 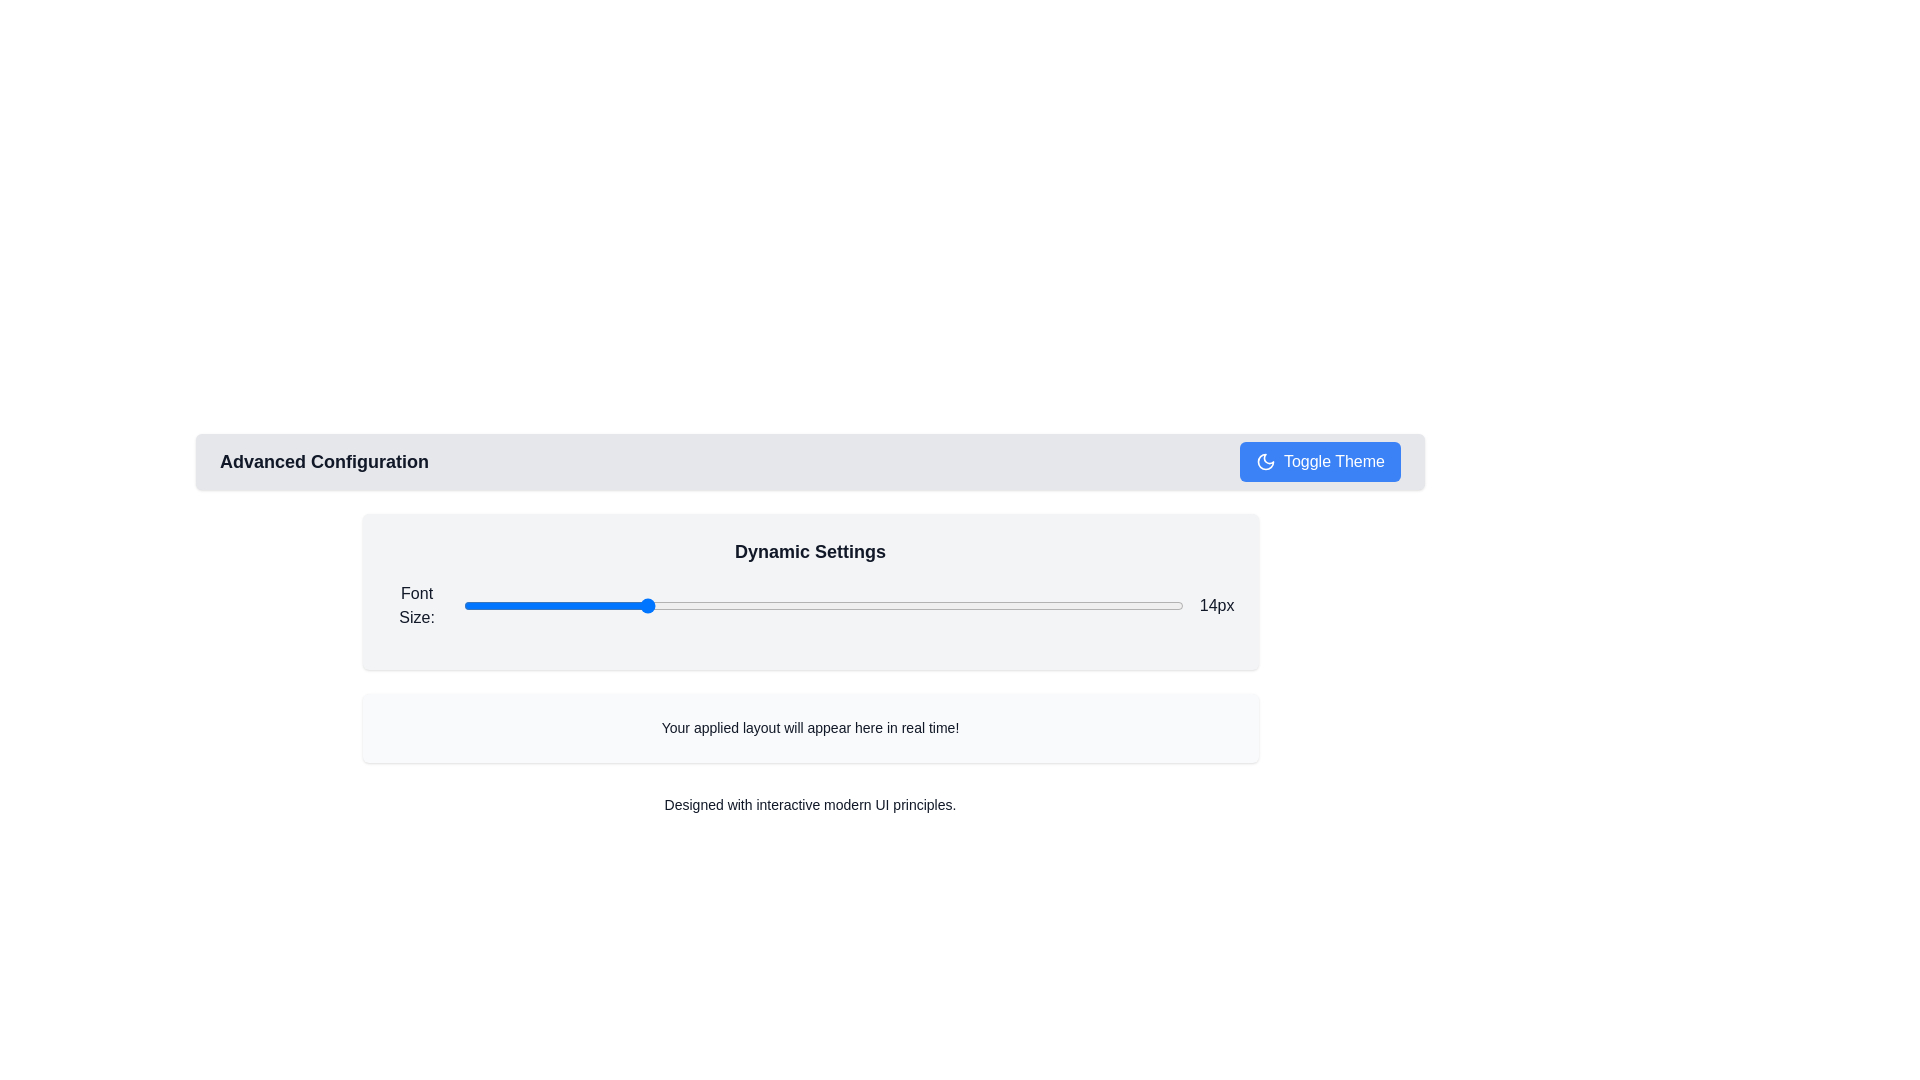 I want to click on the font size, so click(x=912, y=604).